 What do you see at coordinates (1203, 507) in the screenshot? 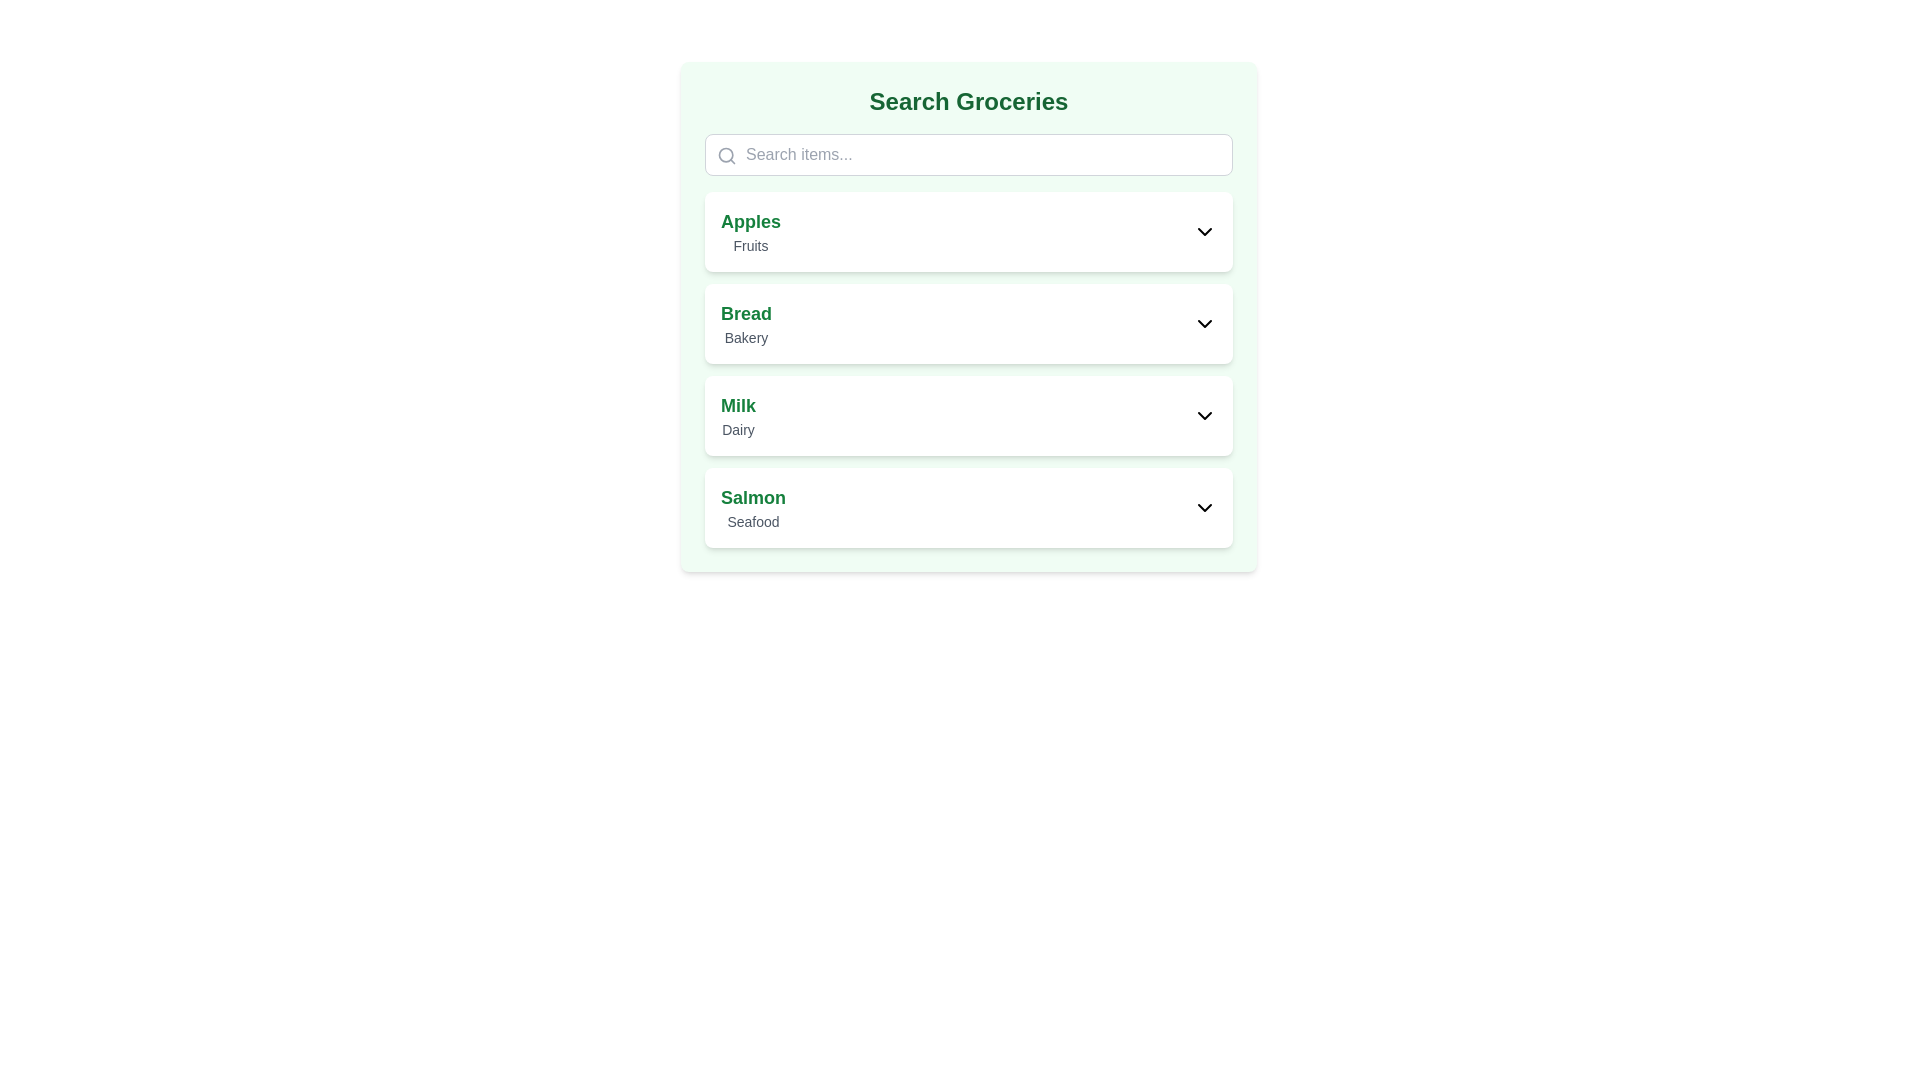
I see `the downward-pointing chevron icon located at the far right of the 'Salmon Seafood' entry` at bounding box center [1203, 507].